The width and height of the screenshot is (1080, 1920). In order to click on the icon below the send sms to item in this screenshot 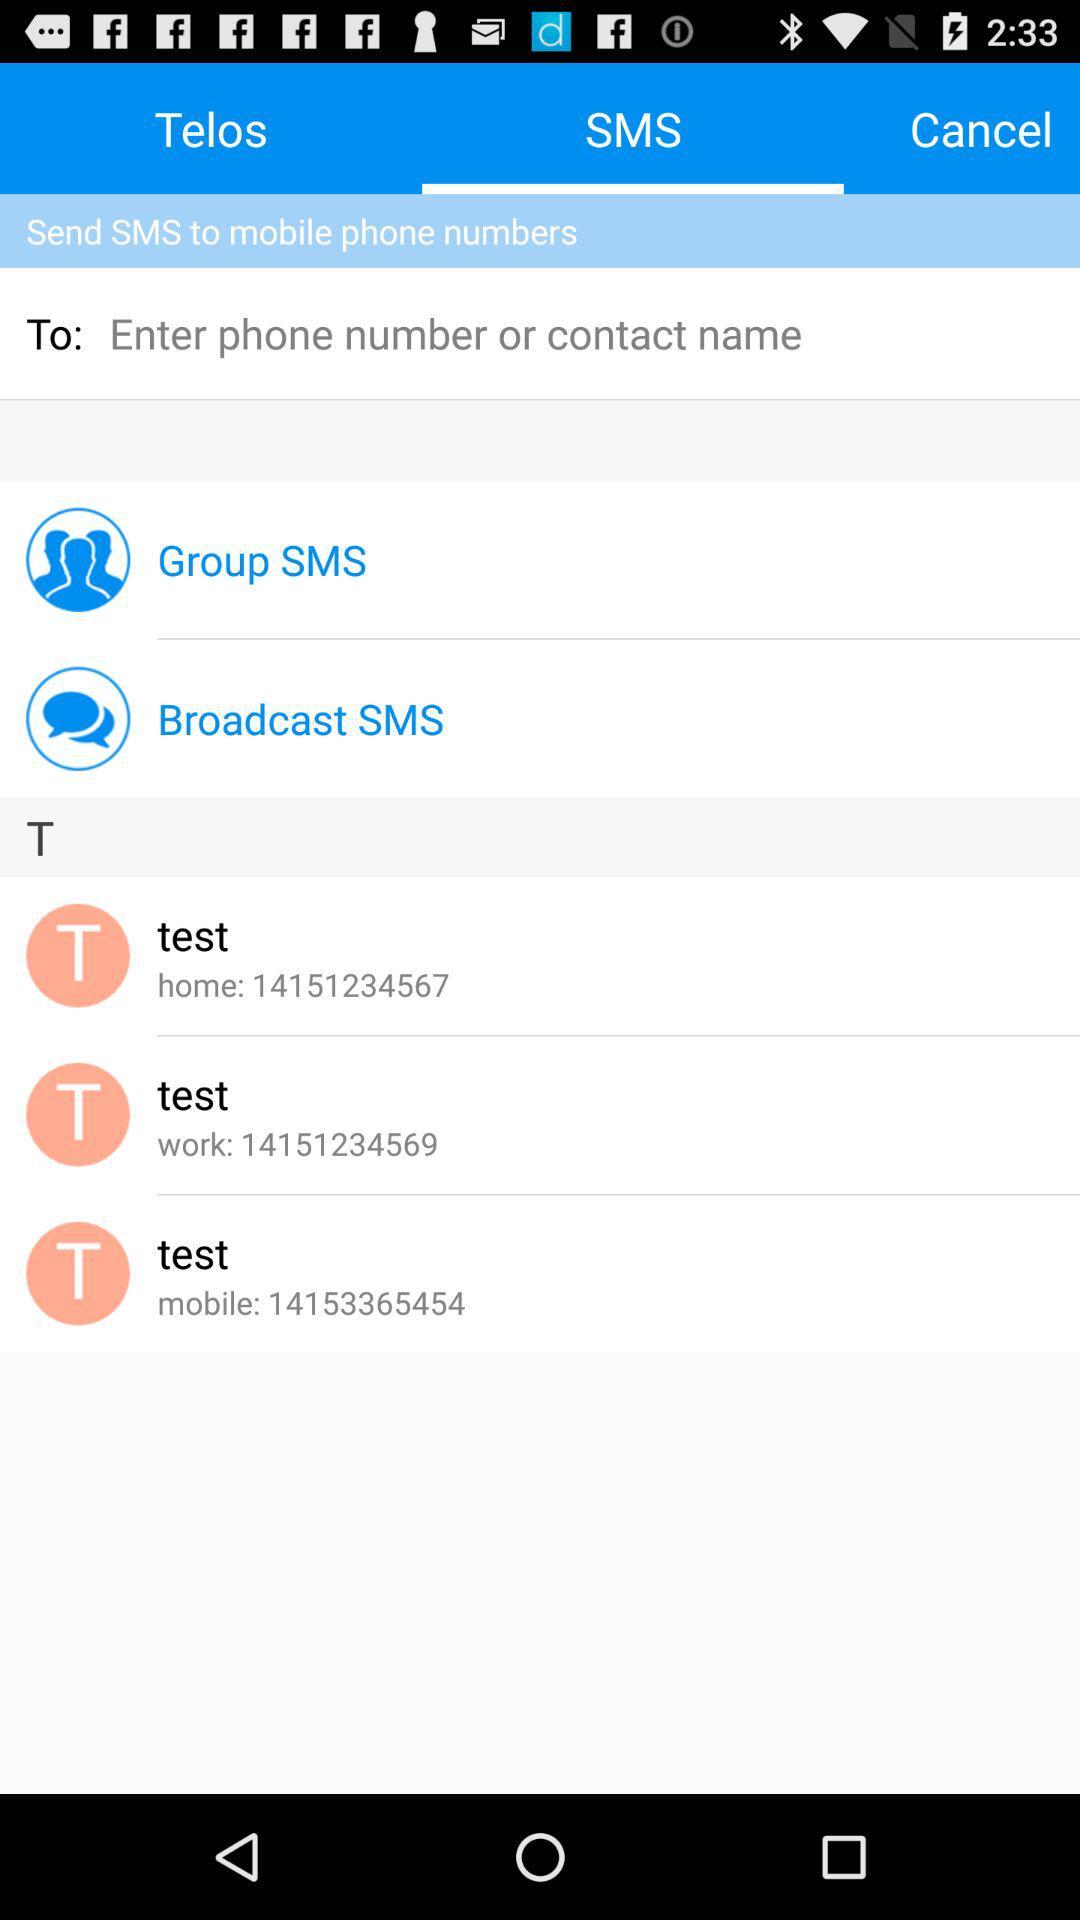, I will do `click(242, 332)`.